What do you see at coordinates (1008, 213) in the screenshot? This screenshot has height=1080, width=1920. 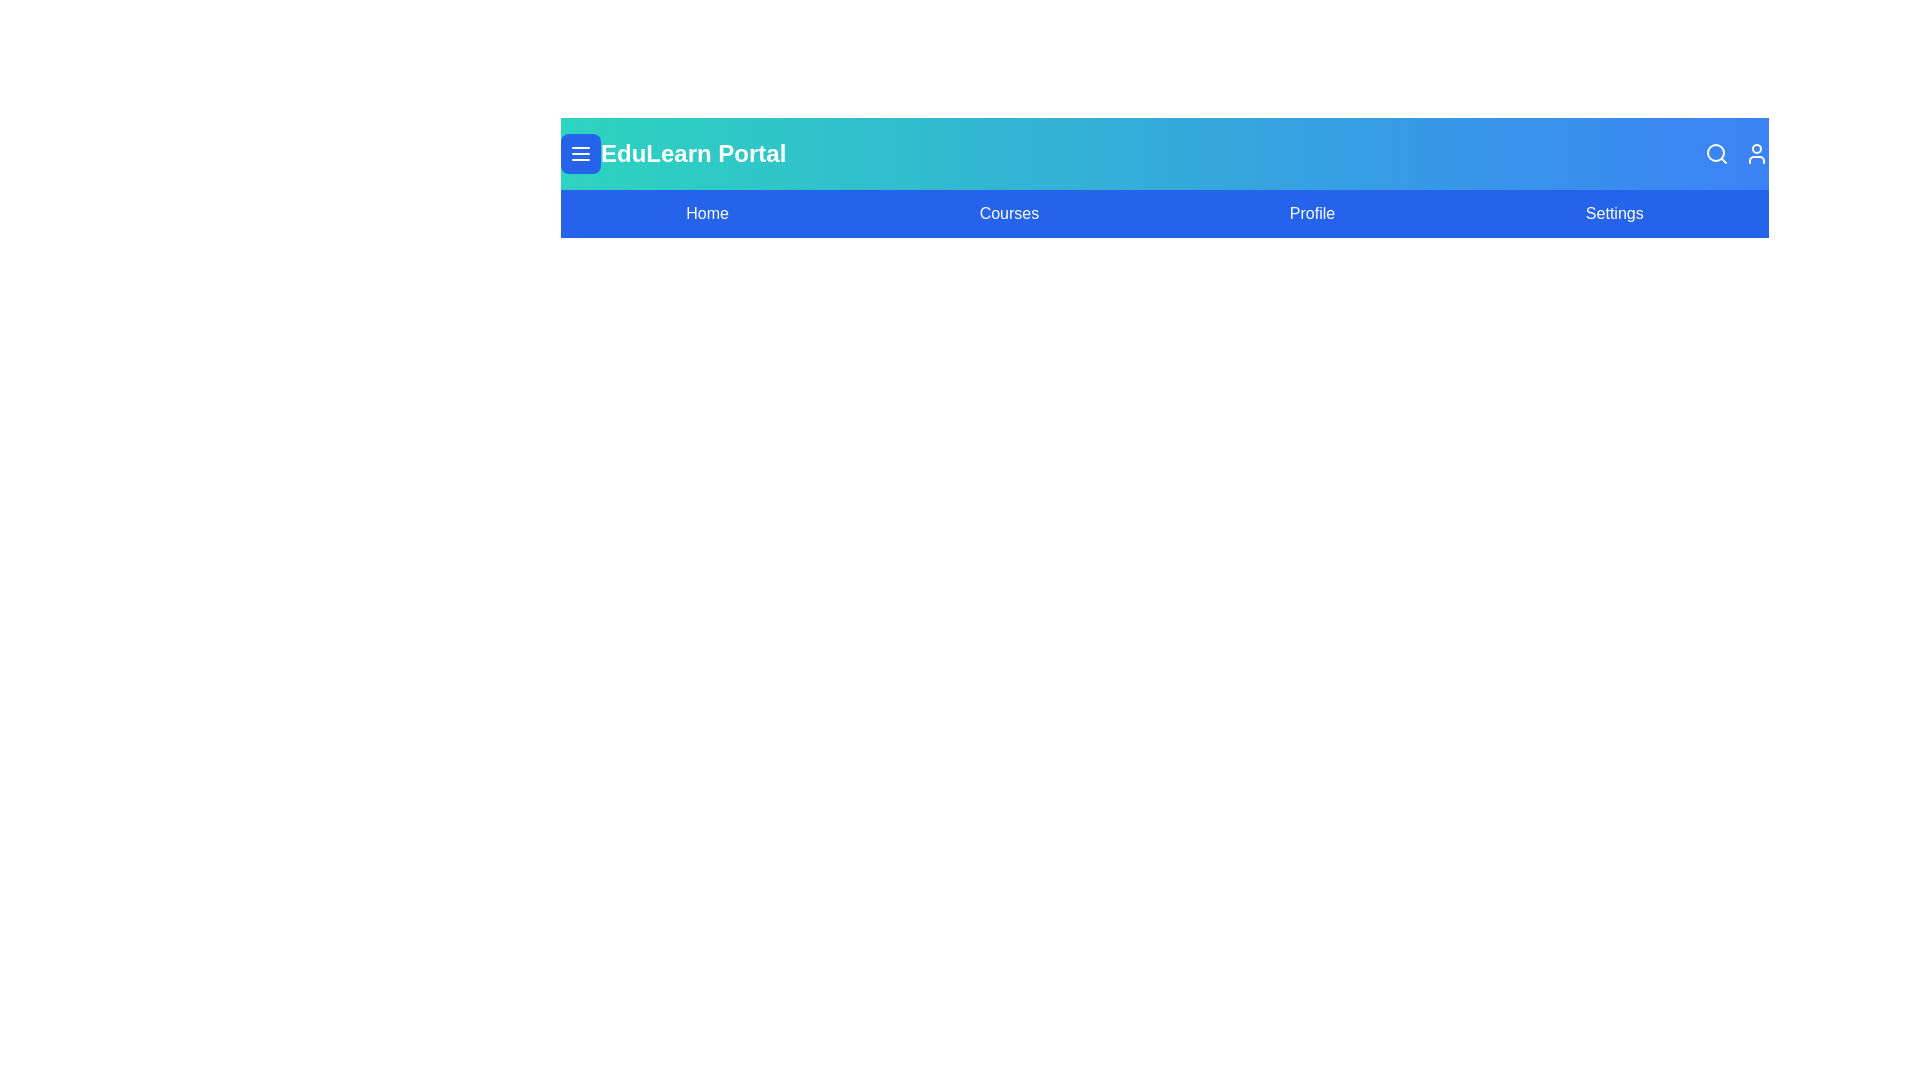 I see `the menu item Courses` at bounding box center [1008, 213].